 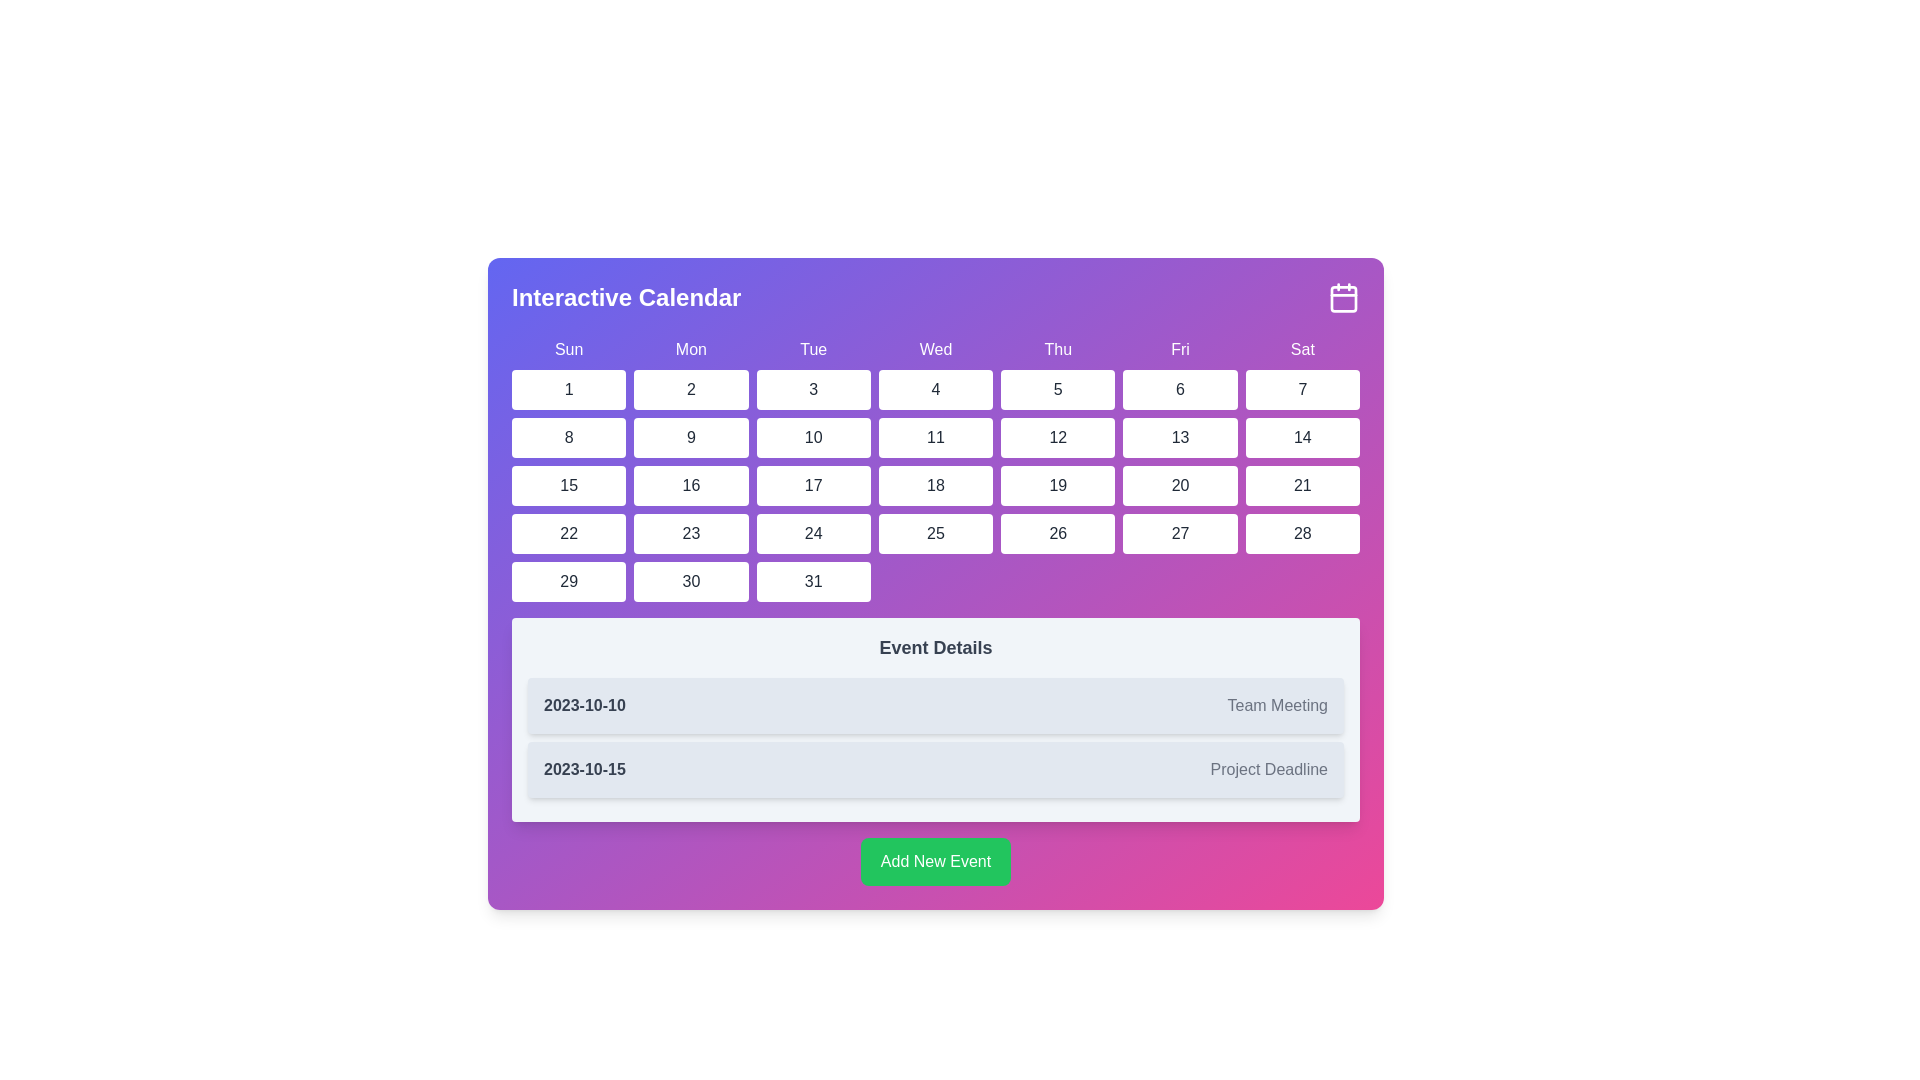 What do you see at coordinates (1180, 349) in the screenshot?
I see `the text label for Friday in the calendar's weekday header, which is the sixth element positioned between 'Thu' and 'Sat'` at bounding box center [1180, 349].